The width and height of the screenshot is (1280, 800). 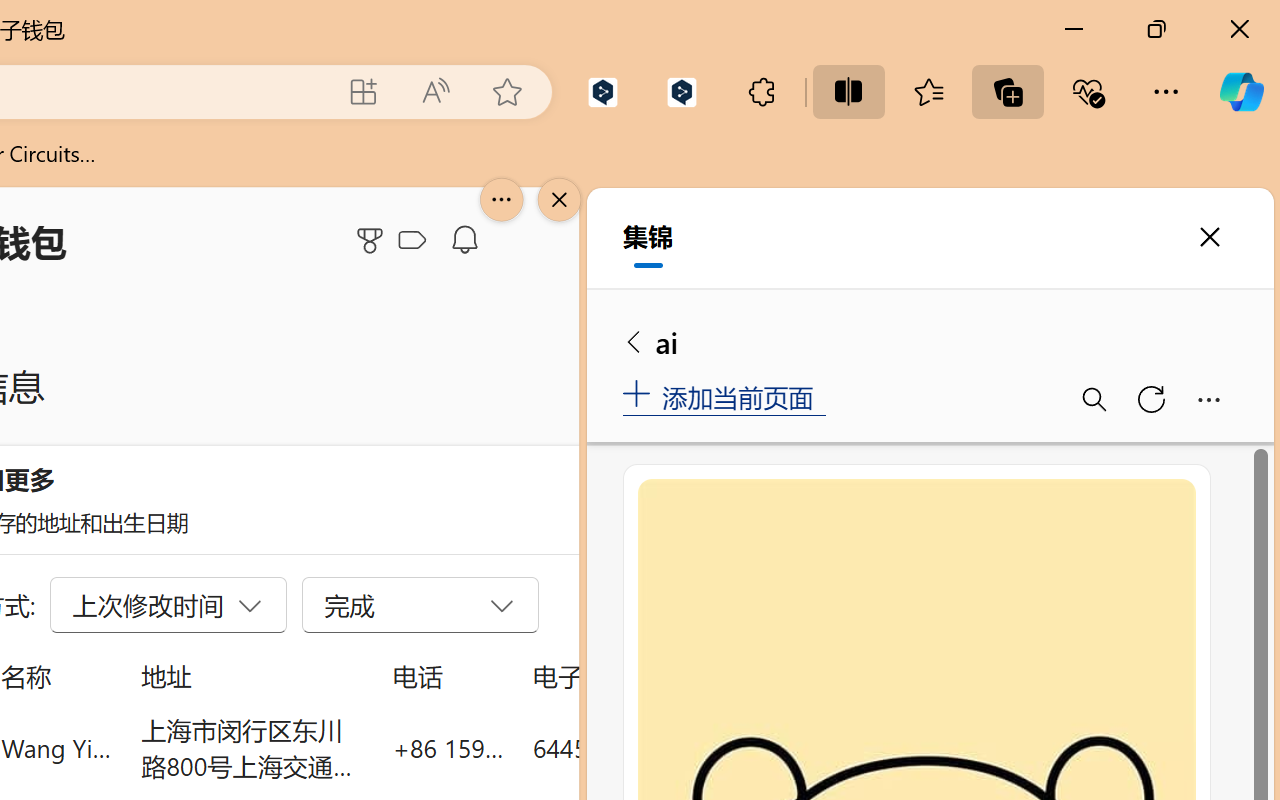 I want to click on 'Microsoft Cashback', so click(x=415, y=240).